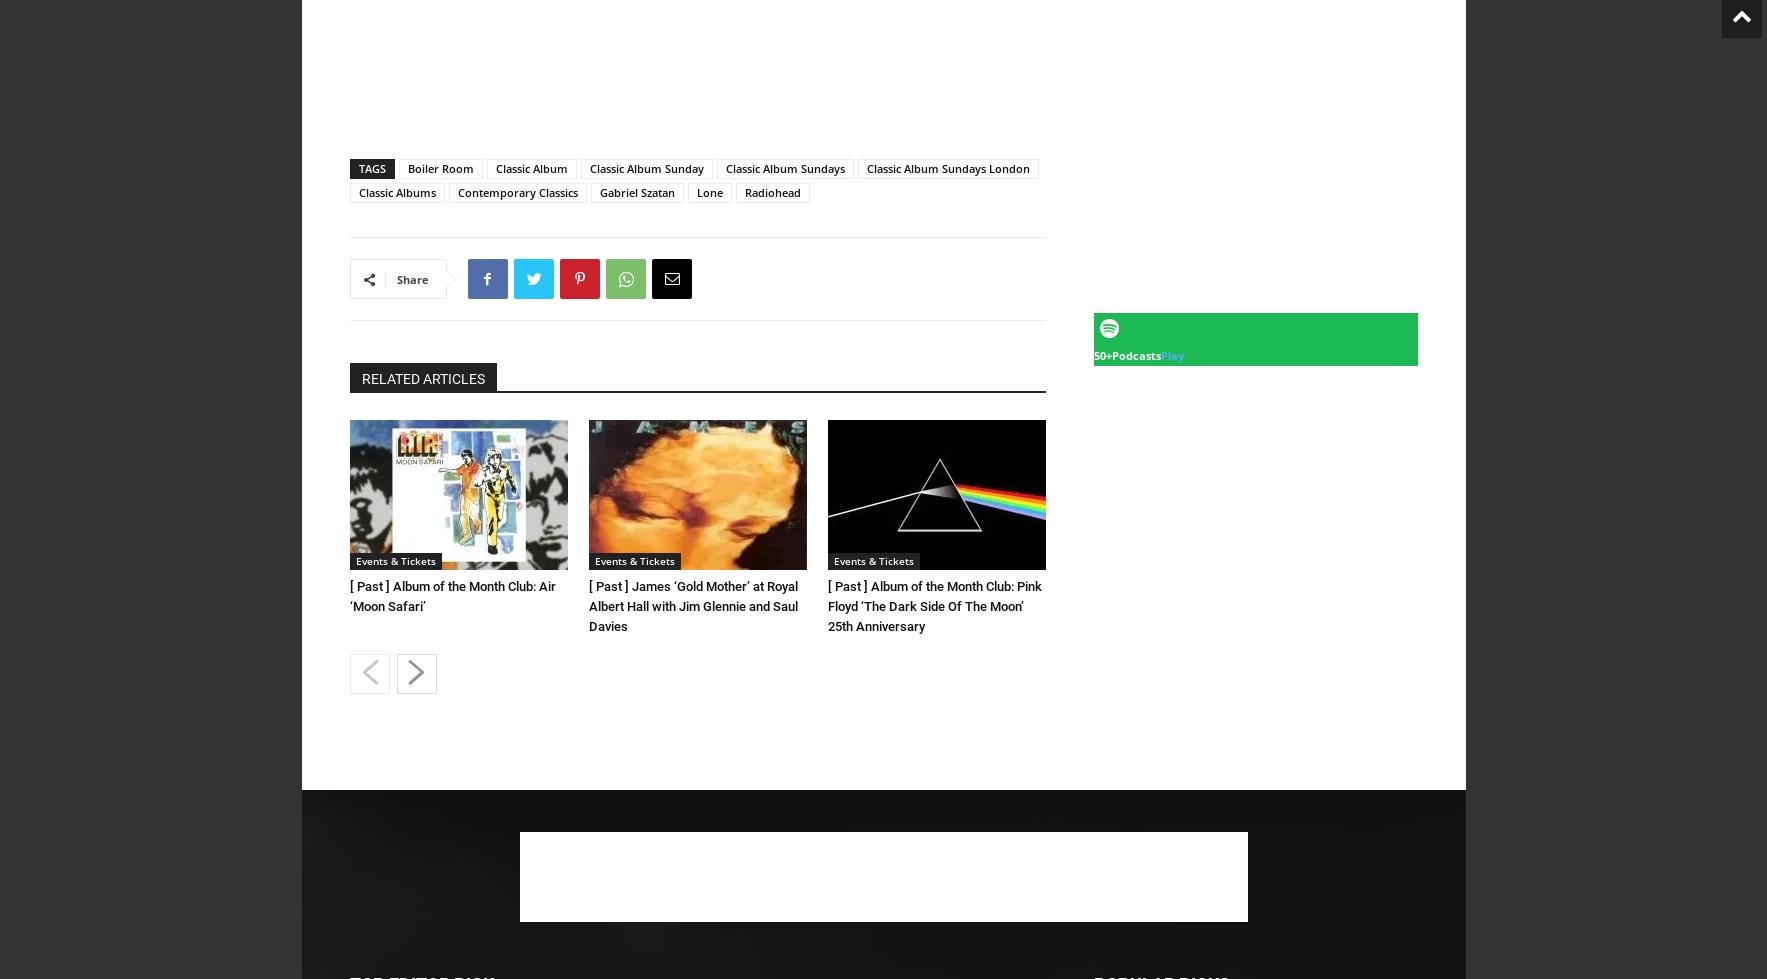 Image resolution: width=1767 pixels, height=979 pixels. Describe the element at coordinates (371, 168) in the screenshot. I see `'TAGS'` at that location.